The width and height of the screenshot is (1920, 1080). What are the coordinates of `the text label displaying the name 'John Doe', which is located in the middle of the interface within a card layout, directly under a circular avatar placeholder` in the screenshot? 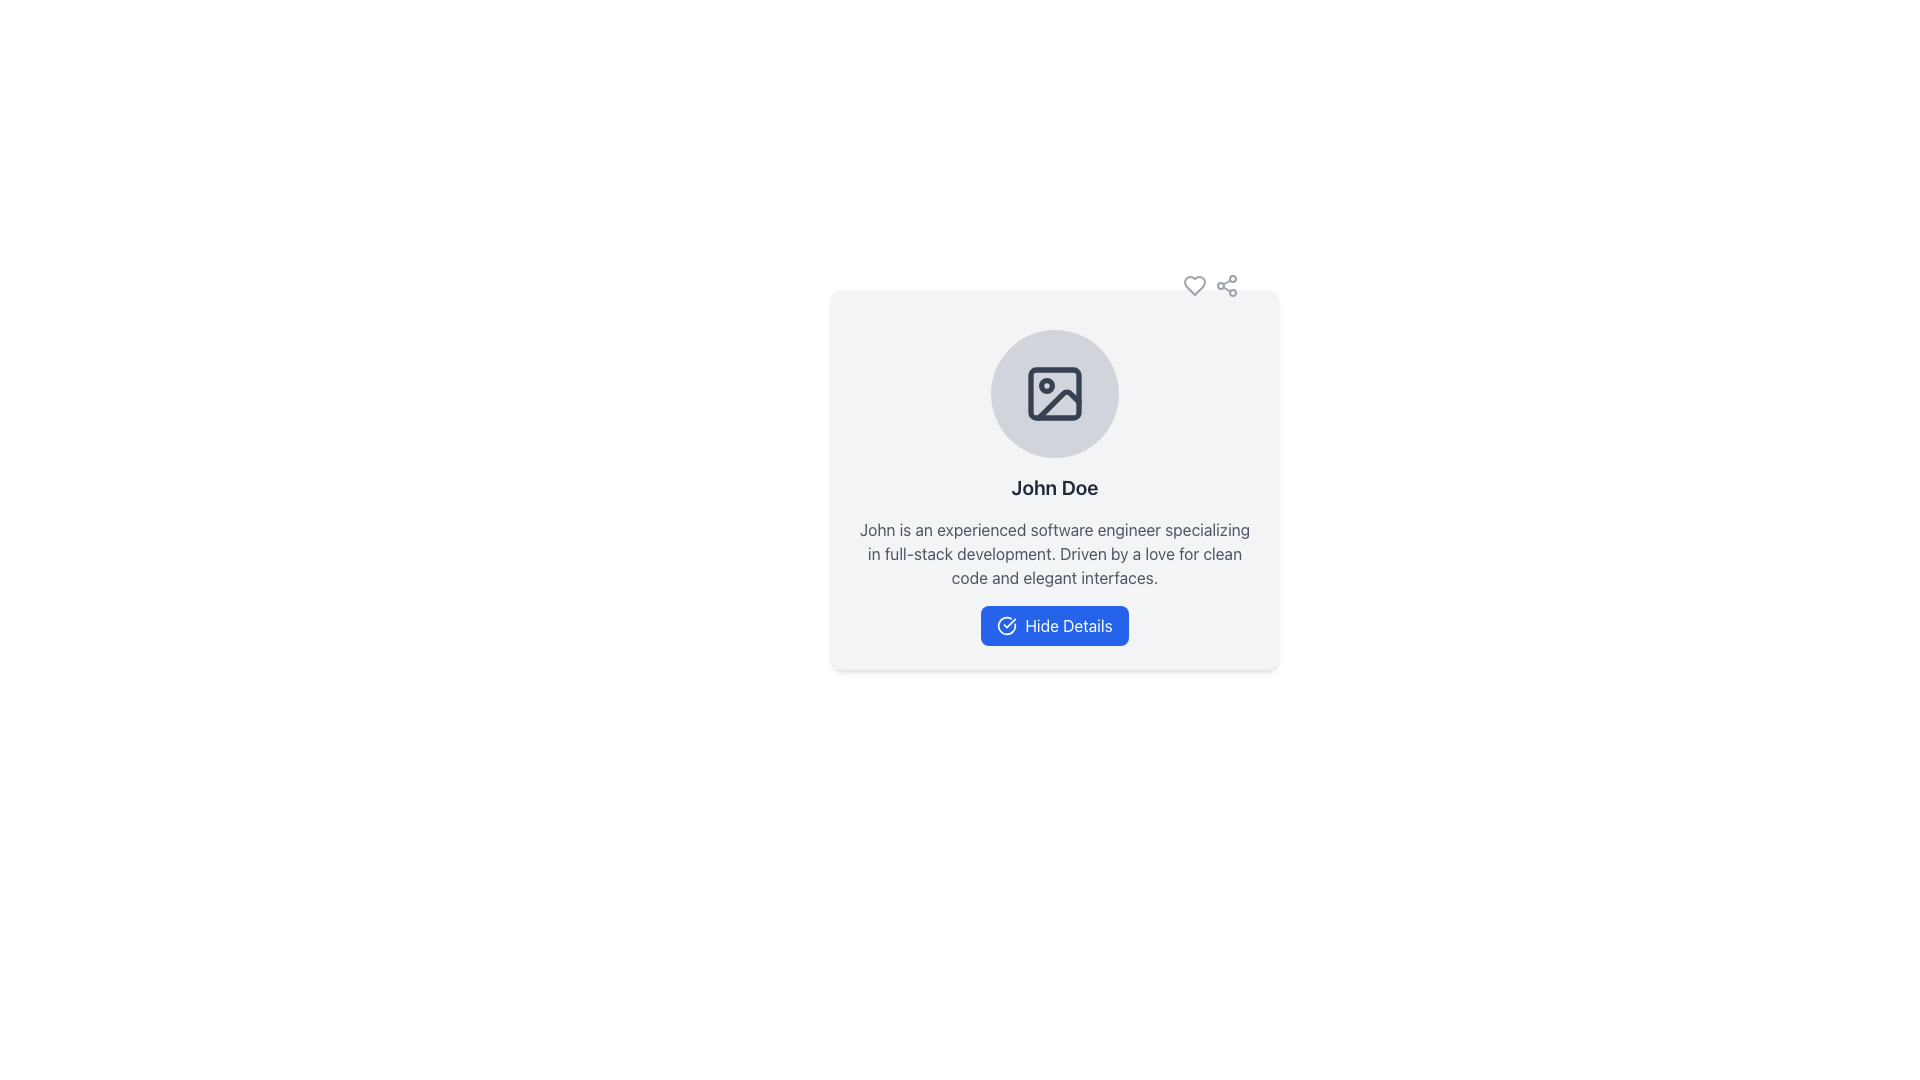 It's located at (1054, 488).